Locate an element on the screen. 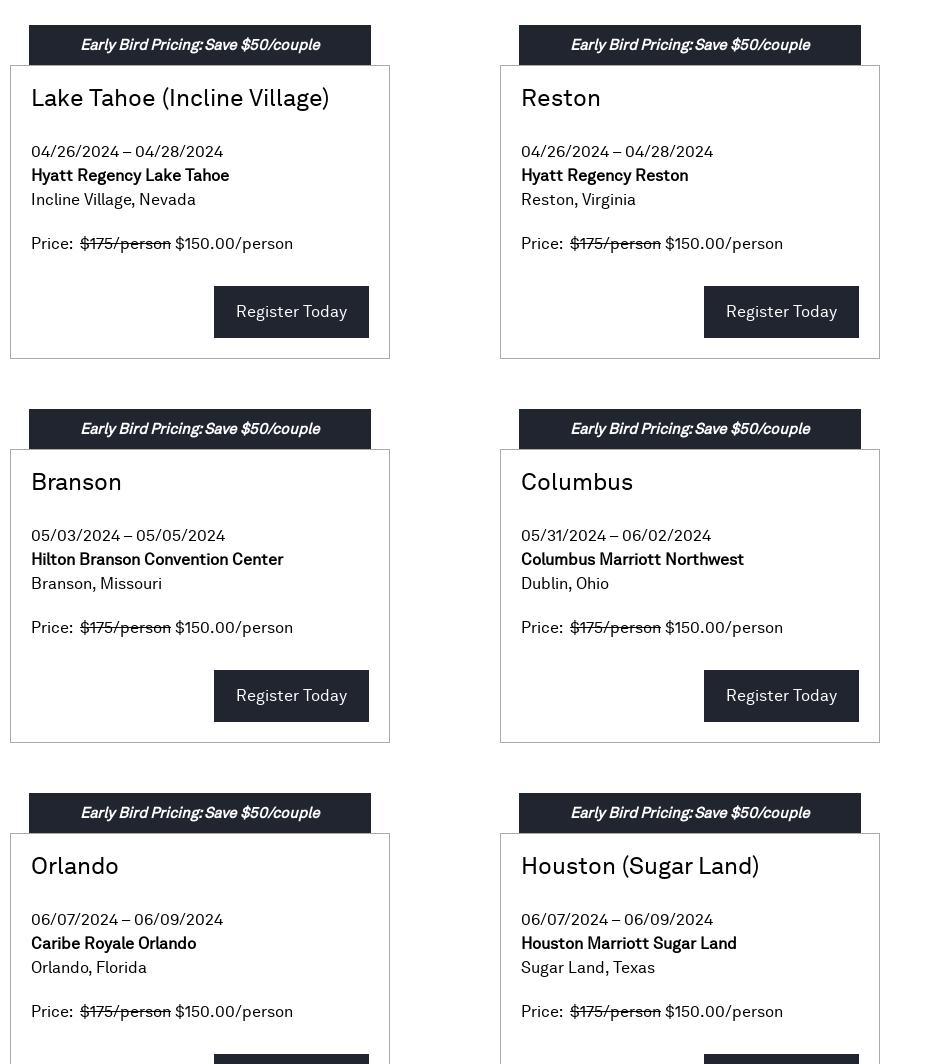 The height and width of the screenshot is (1064, 950). '05/31/2024' is located at coordinates (563, 535).